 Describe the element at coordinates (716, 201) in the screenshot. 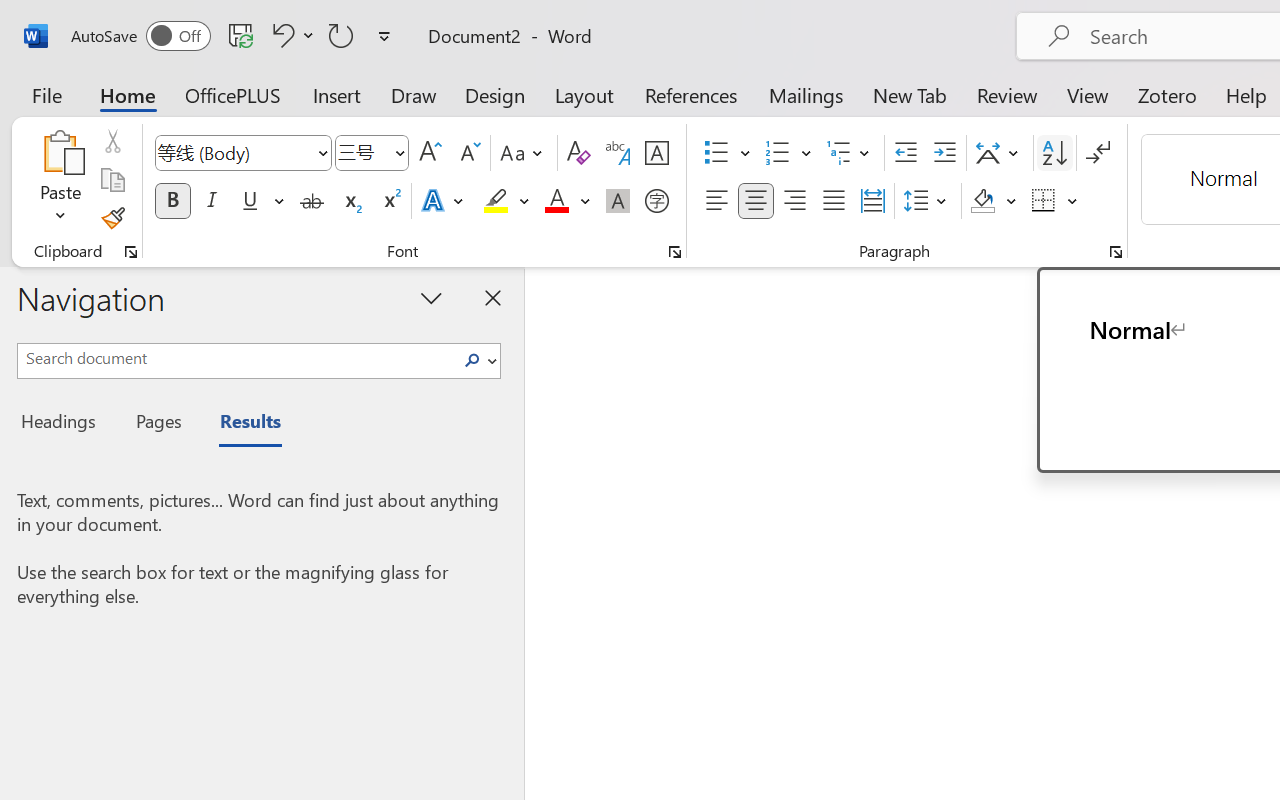

I see `'Align Left'` at that location.